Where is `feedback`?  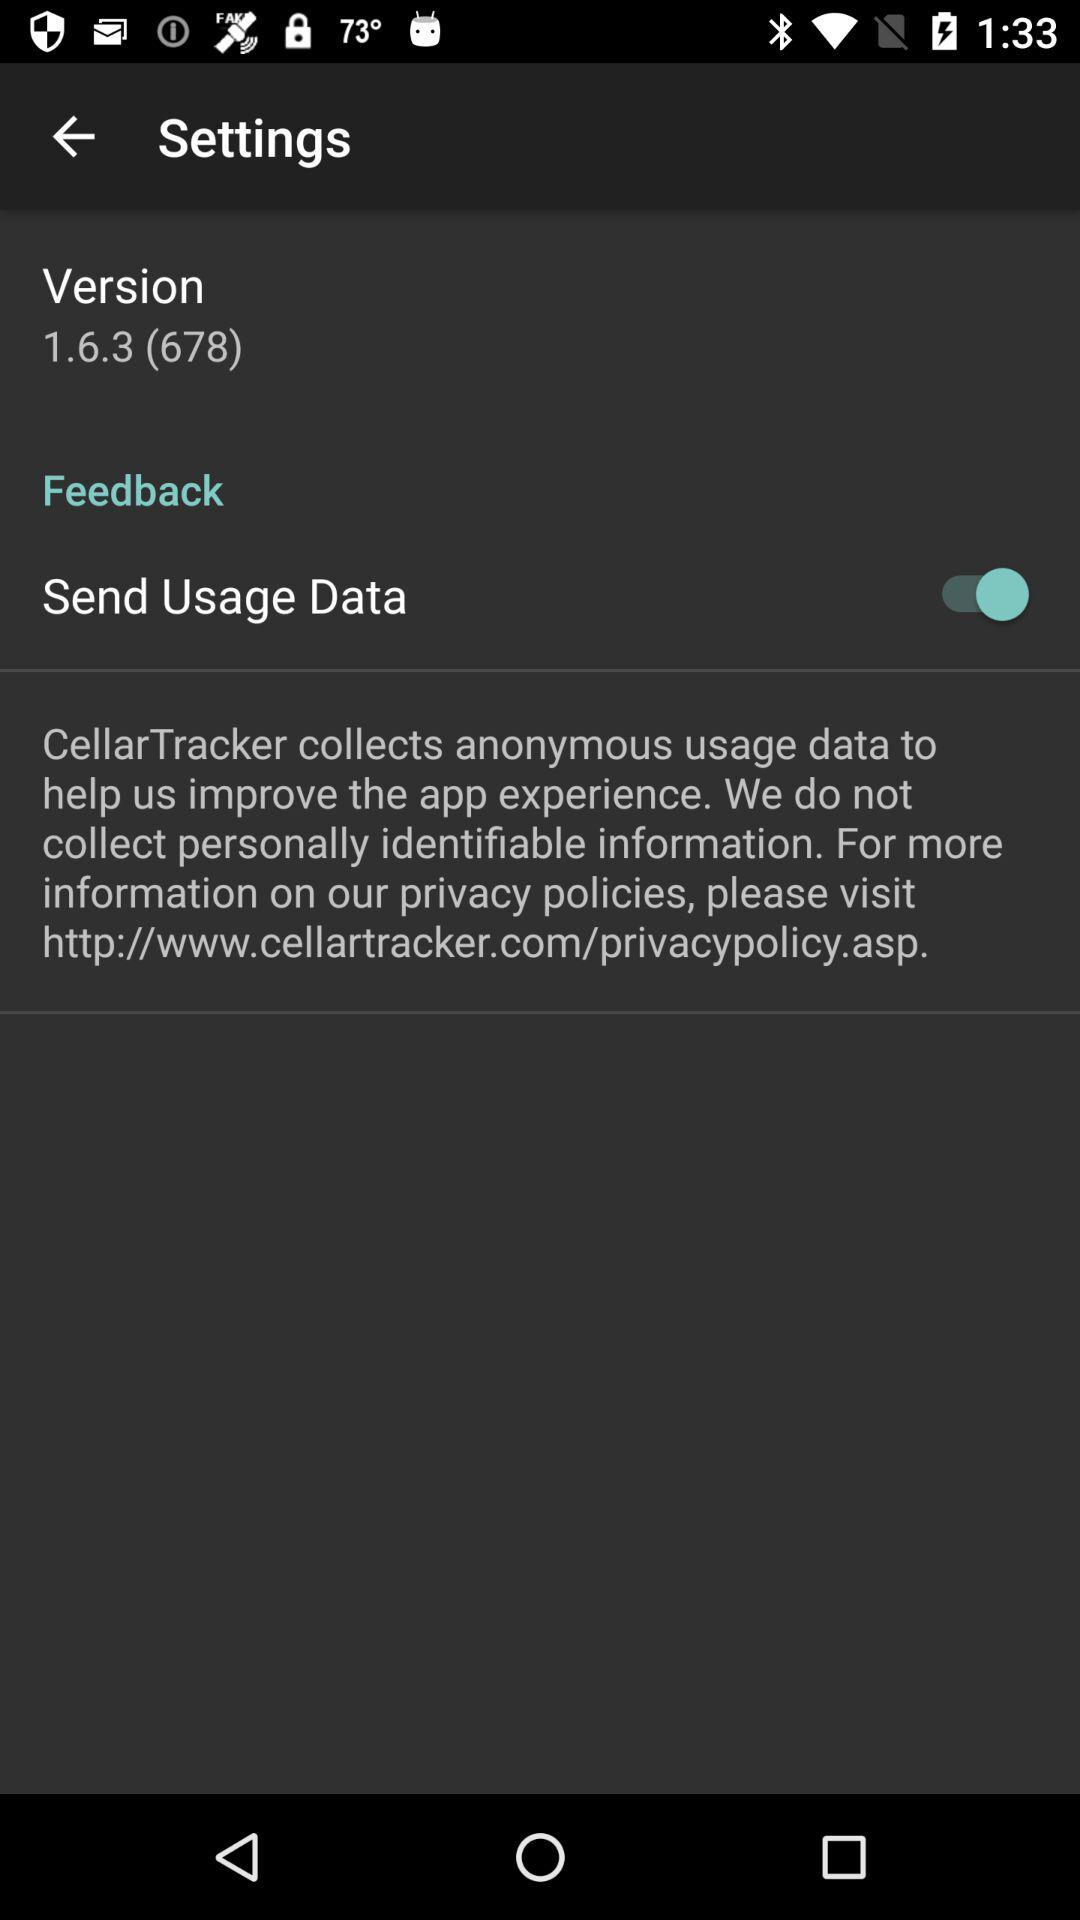
feedback is located at coordinates (540, 466).